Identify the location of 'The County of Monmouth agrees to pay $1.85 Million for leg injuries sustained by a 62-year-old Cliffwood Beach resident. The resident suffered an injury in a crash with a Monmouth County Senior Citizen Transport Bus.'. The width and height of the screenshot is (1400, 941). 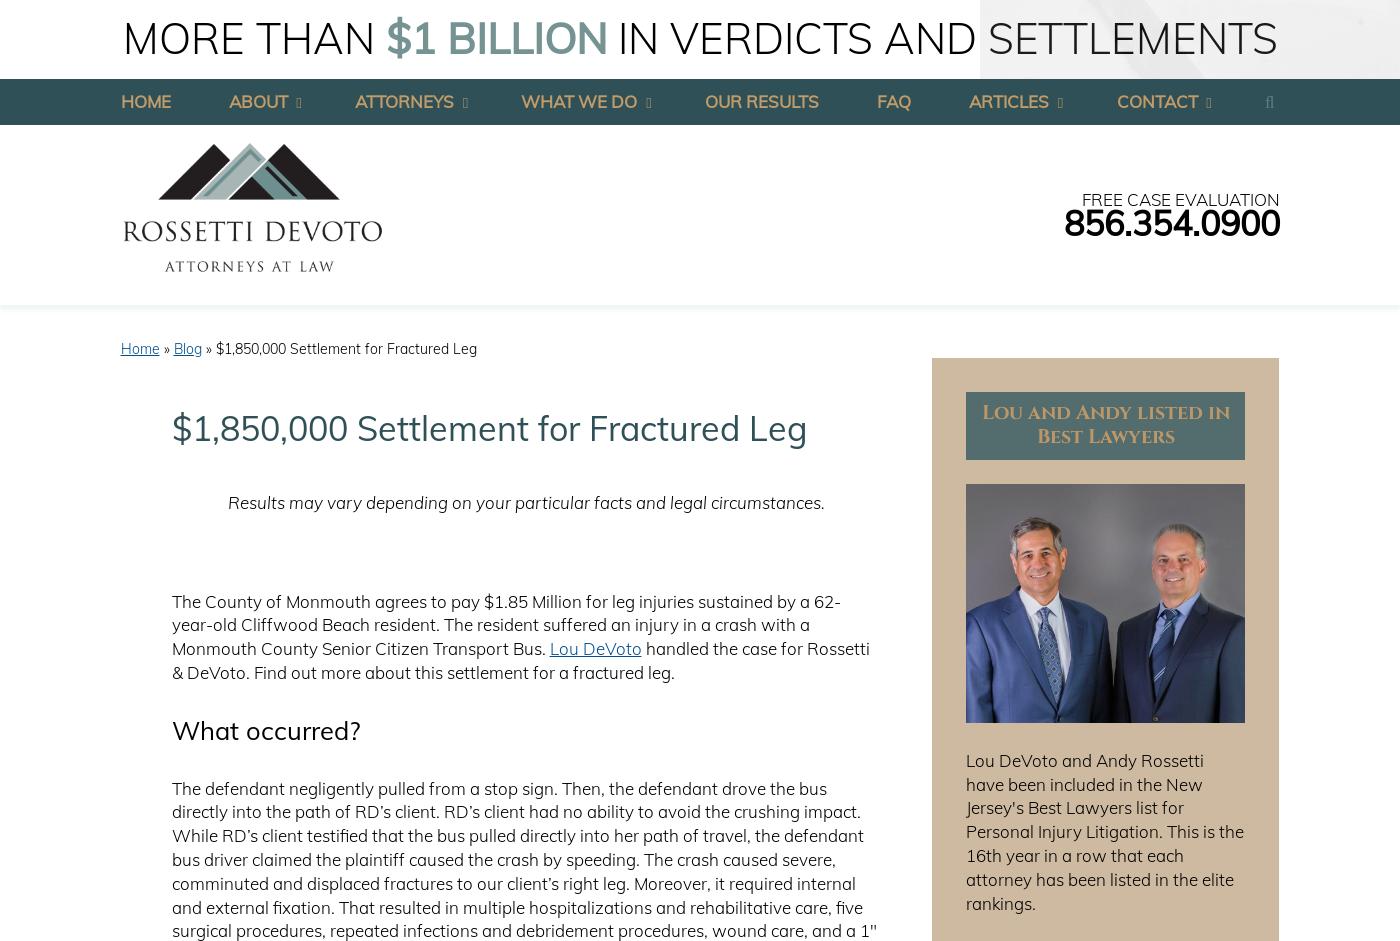
(505, 624).